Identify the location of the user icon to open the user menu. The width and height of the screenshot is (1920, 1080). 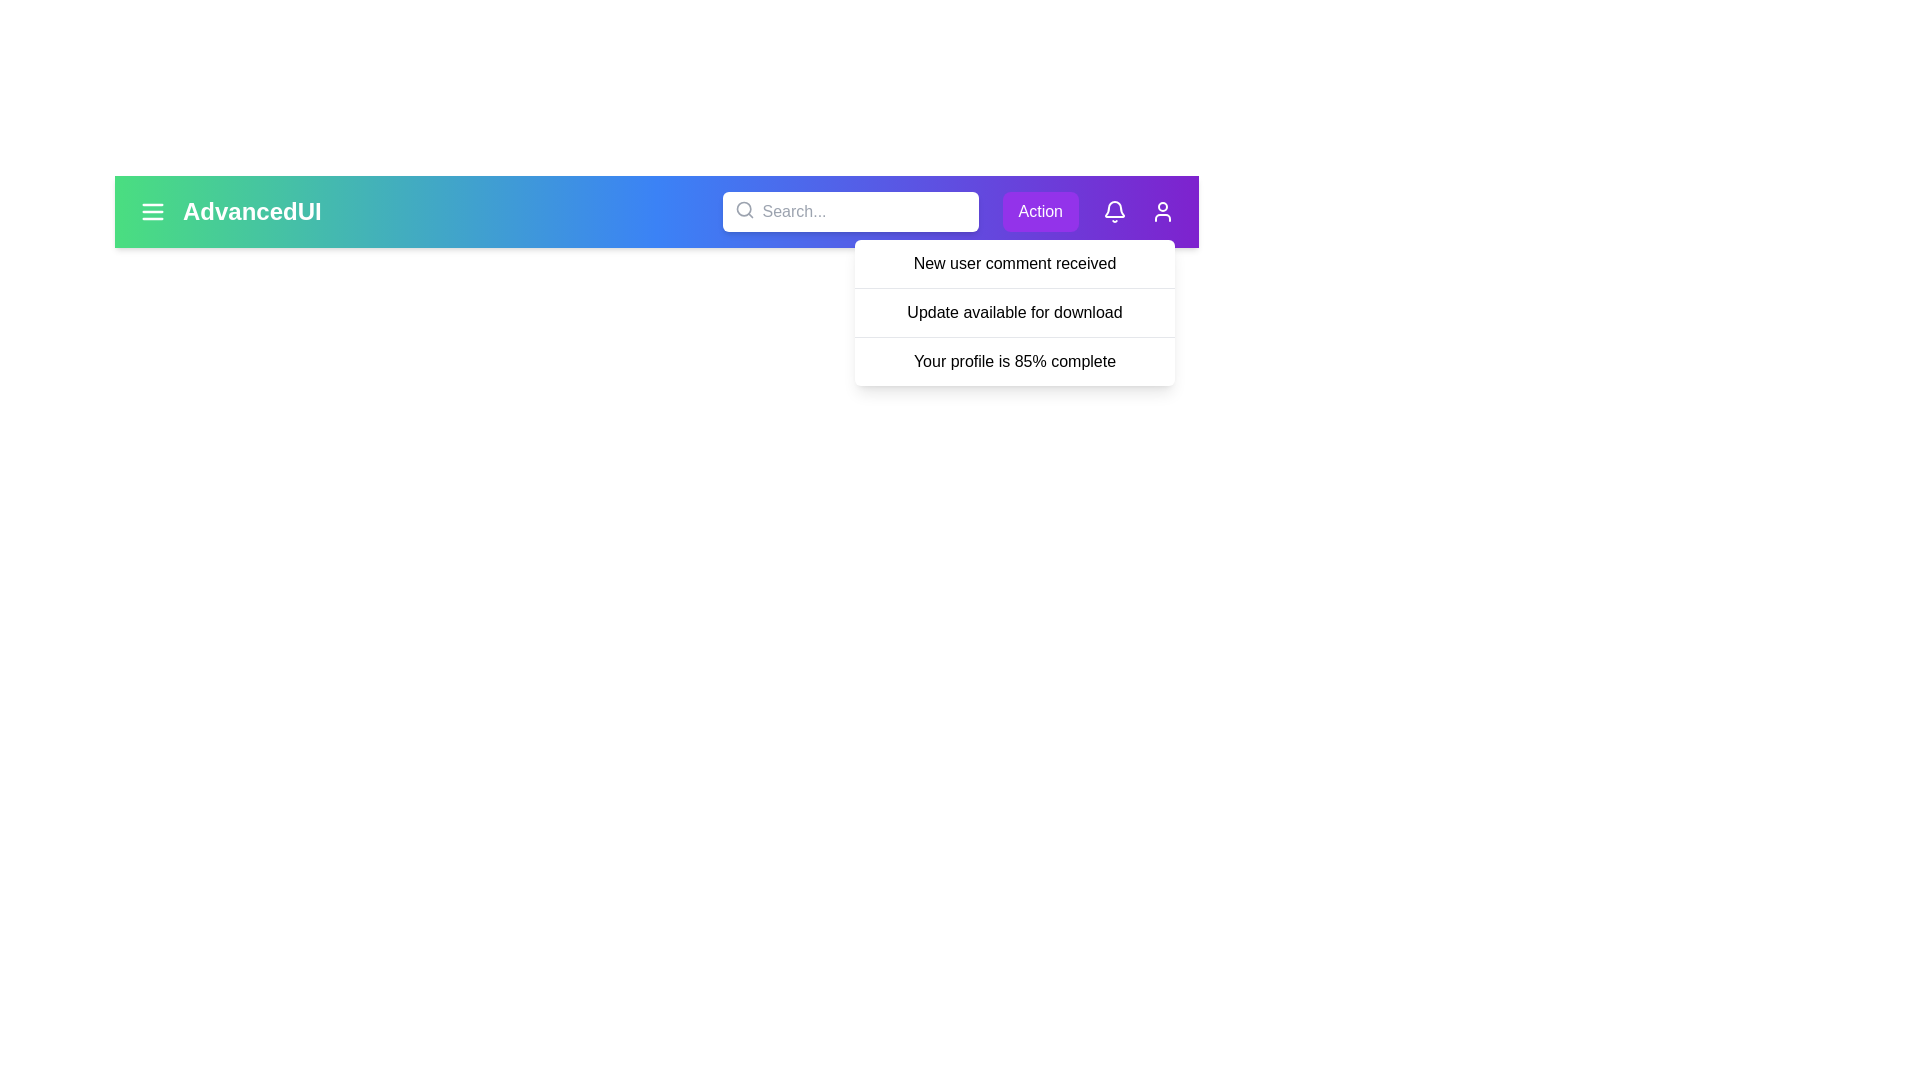
(1162, 212).